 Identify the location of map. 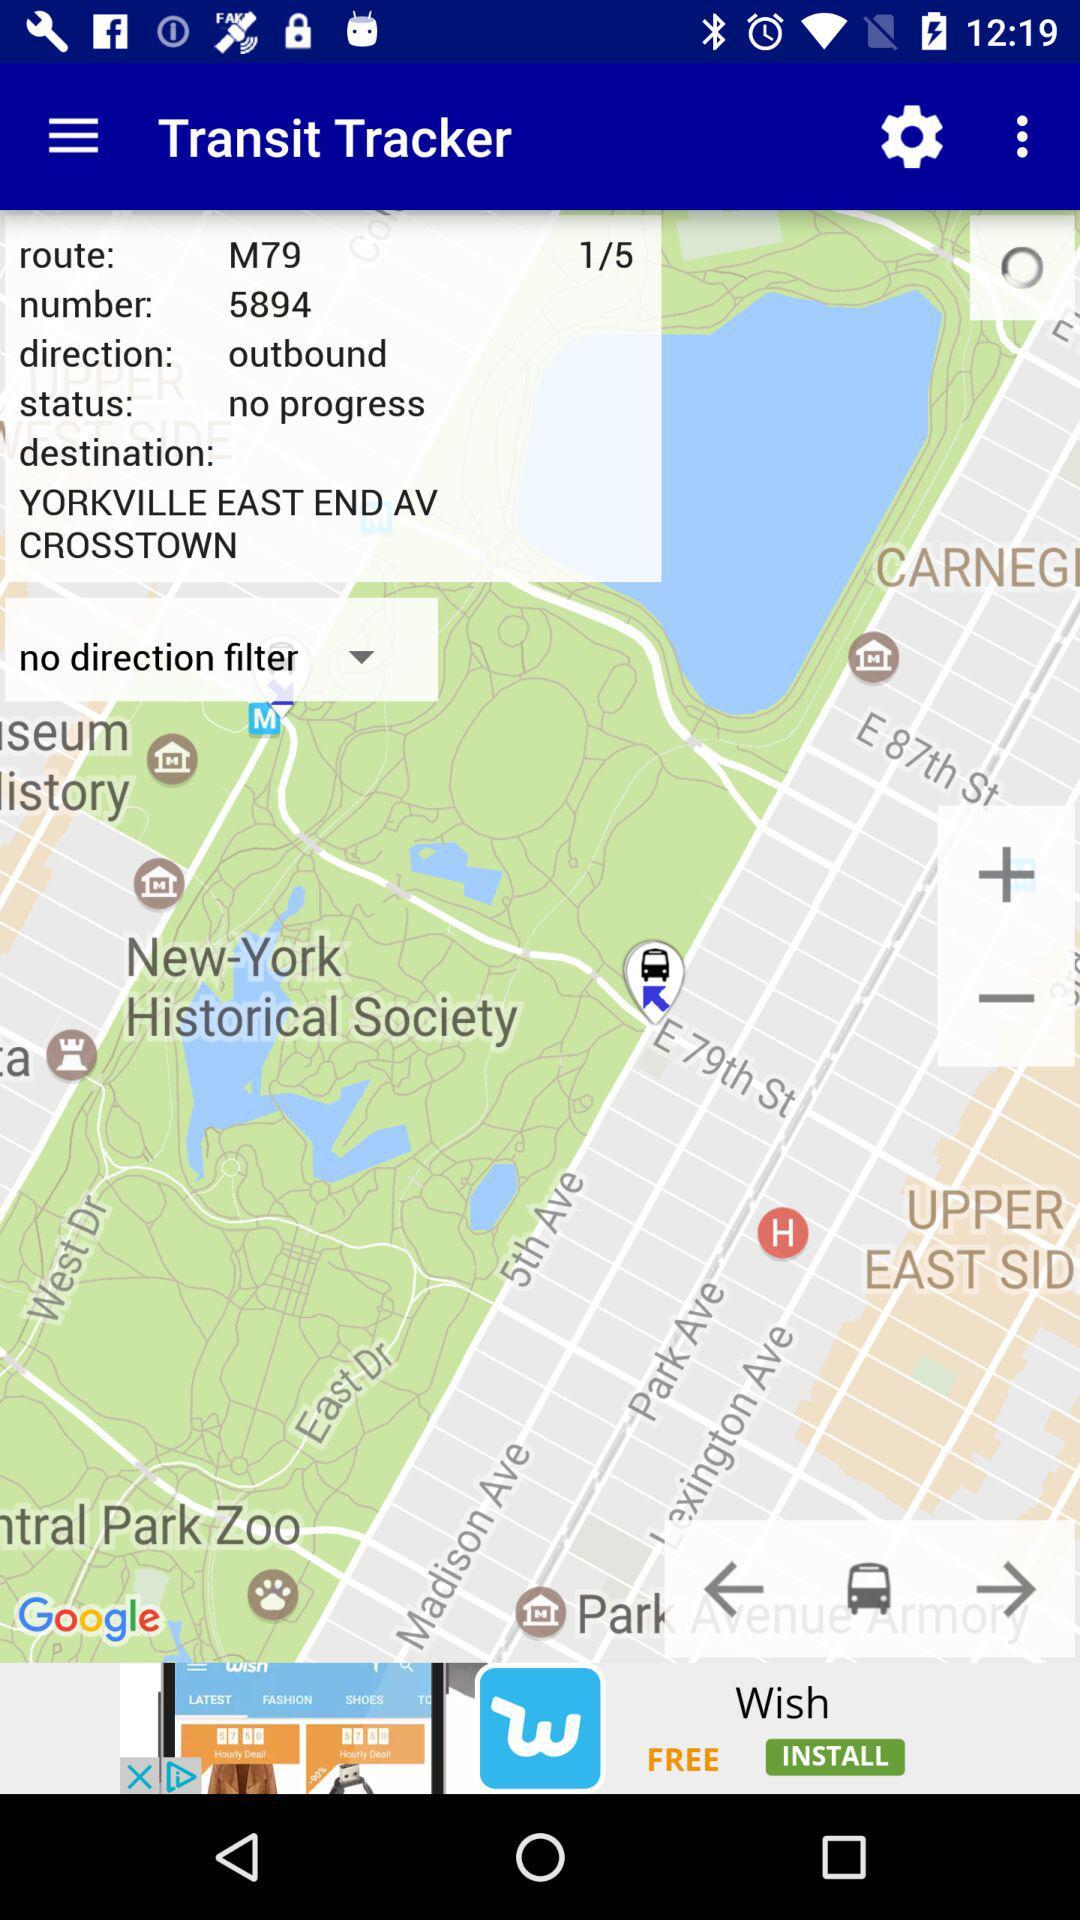
(1006, 997).